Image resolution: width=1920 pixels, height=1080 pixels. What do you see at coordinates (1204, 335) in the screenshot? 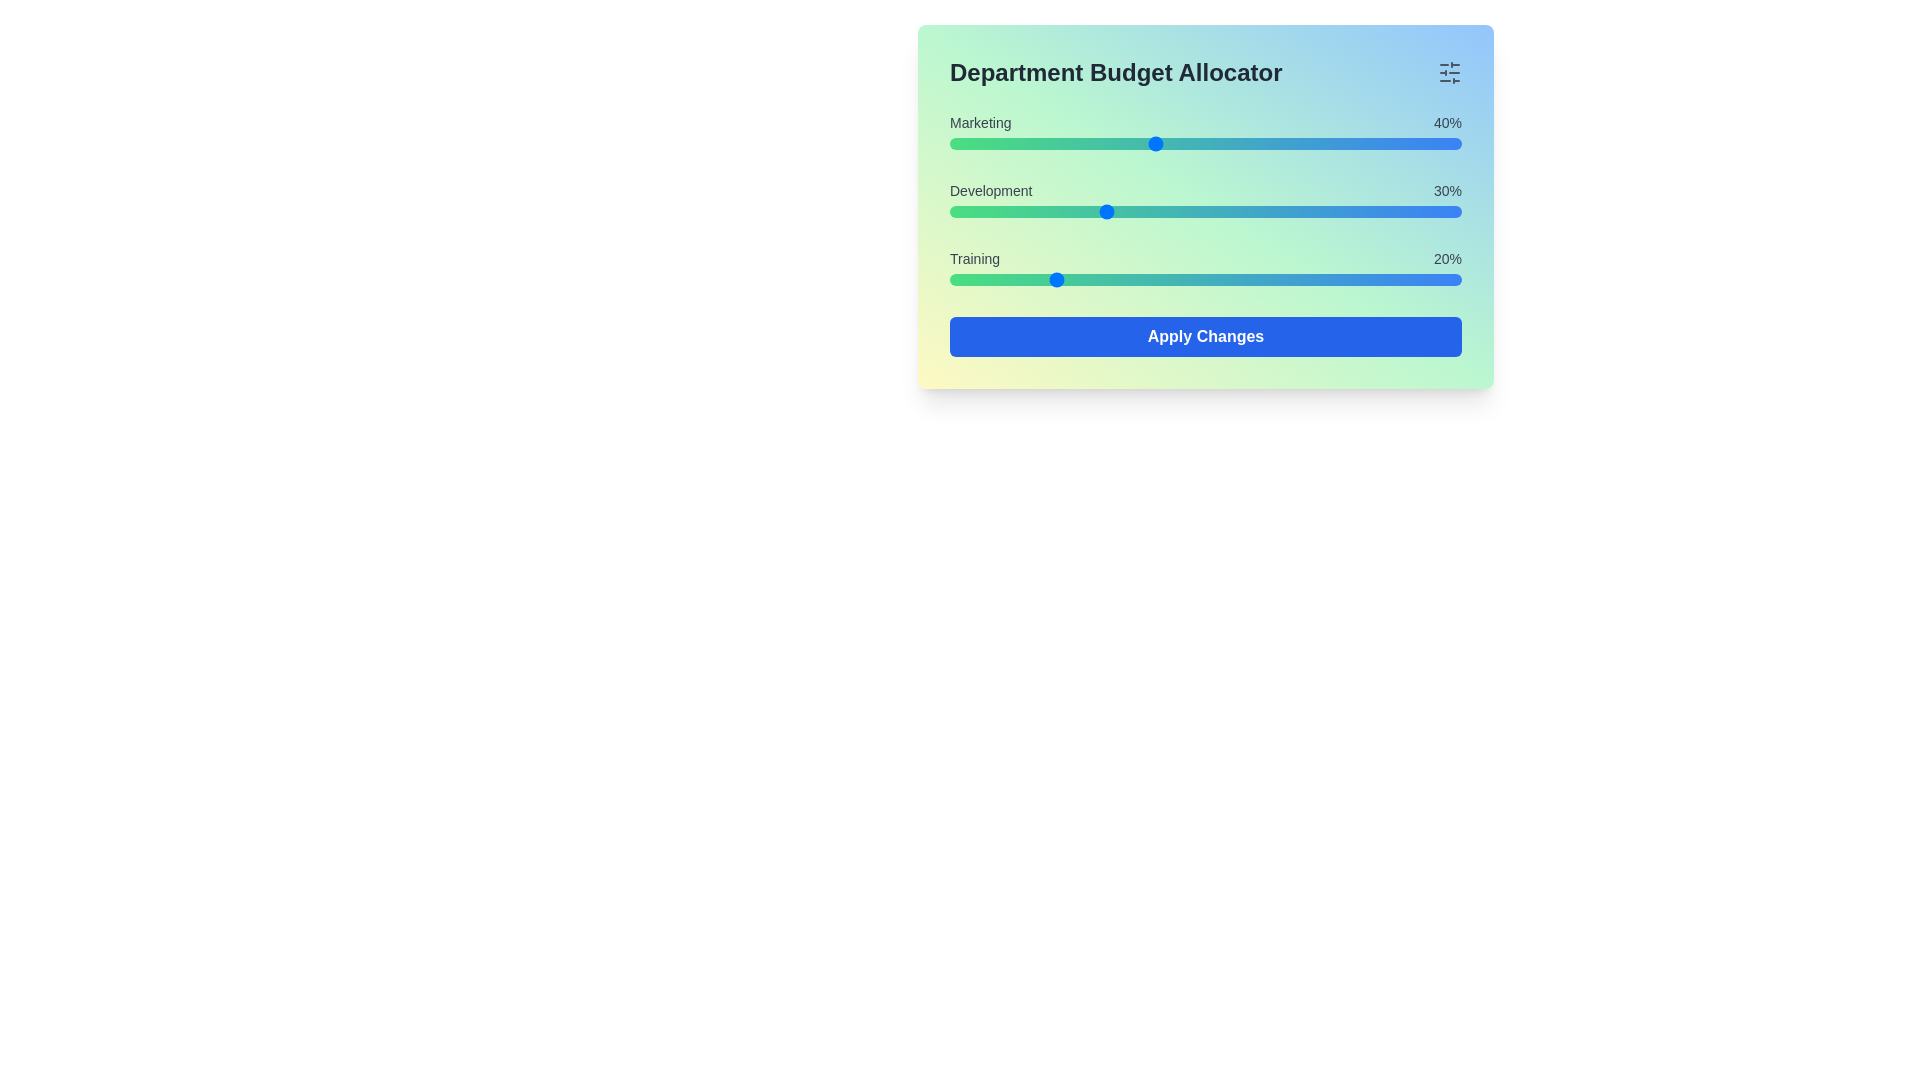
I see `'Apply Changes' button to confirm adjustments` at bounding box center [1204, 335].